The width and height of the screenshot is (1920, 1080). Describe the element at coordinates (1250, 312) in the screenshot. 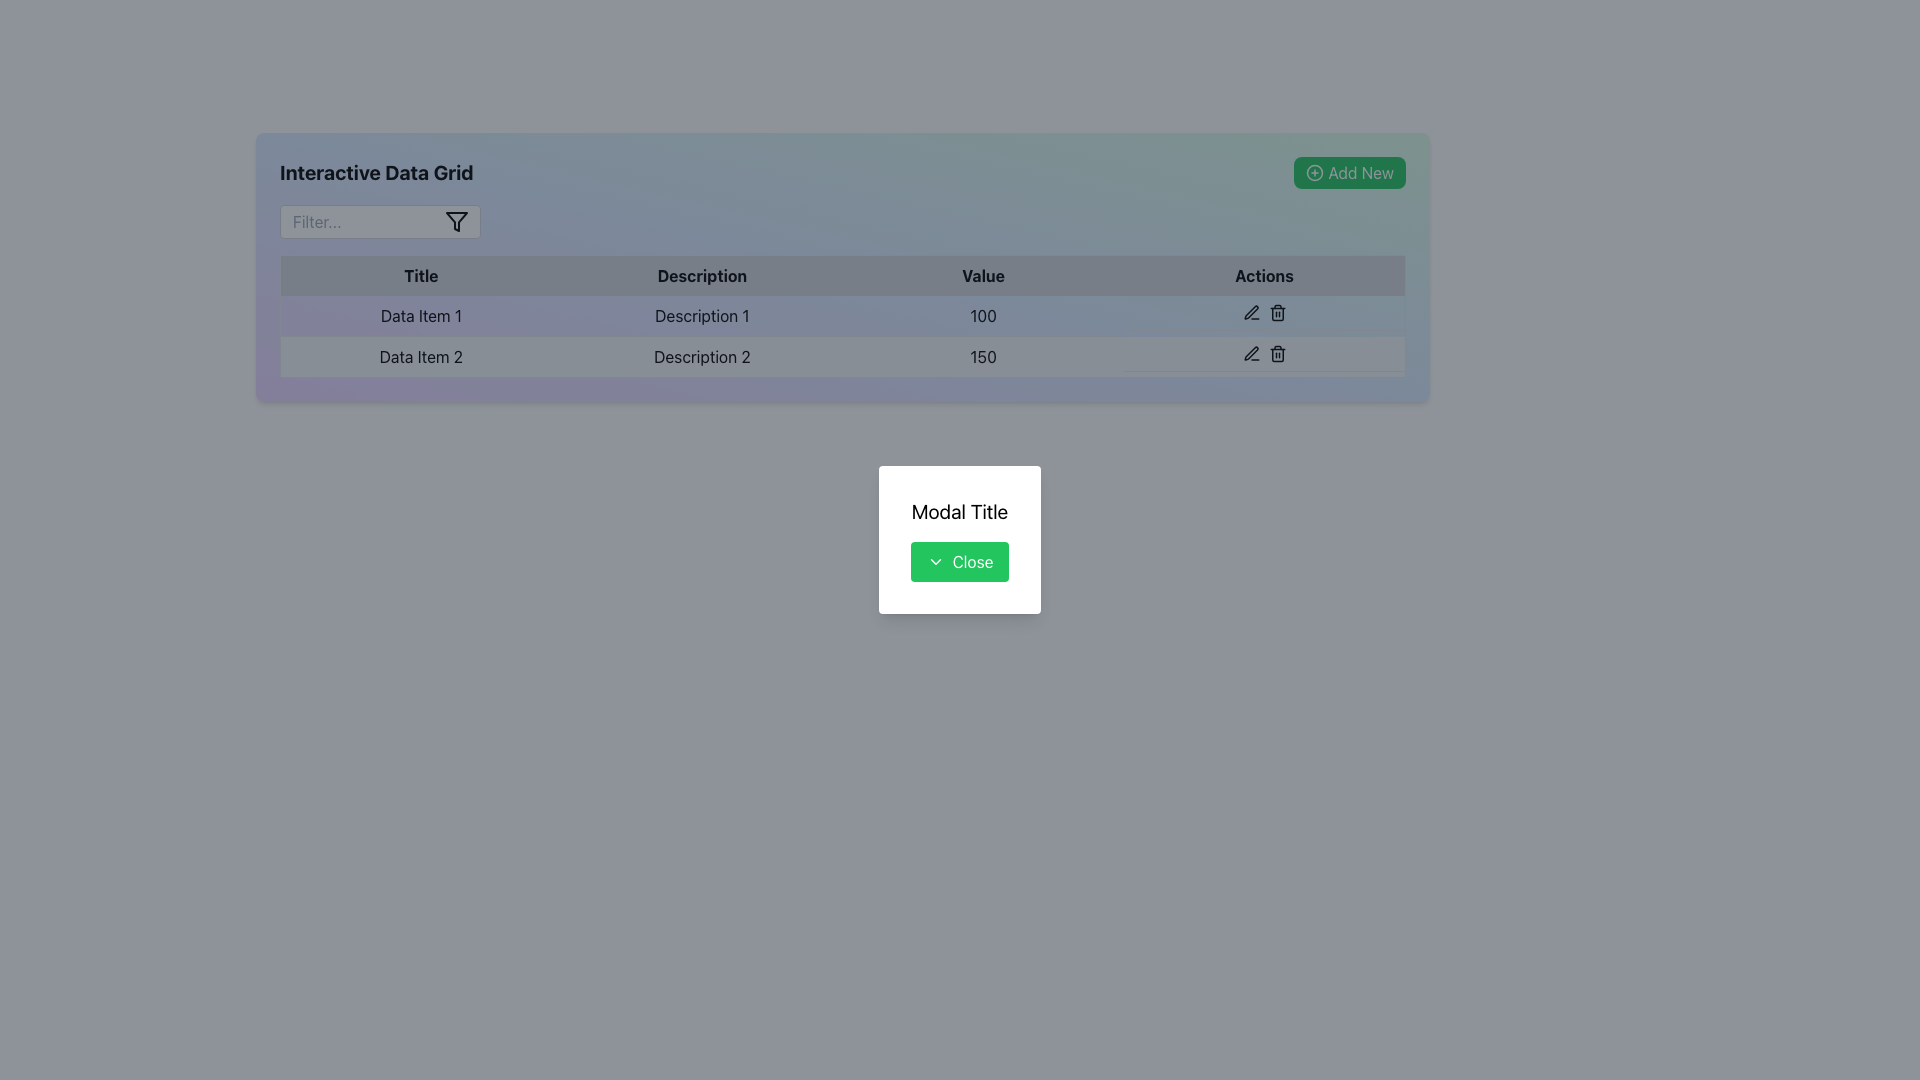

I see `the edit button, which is the first icon in the 'Actions' column for 'Data Item 2', to modify the corresponding data entry` at that location.